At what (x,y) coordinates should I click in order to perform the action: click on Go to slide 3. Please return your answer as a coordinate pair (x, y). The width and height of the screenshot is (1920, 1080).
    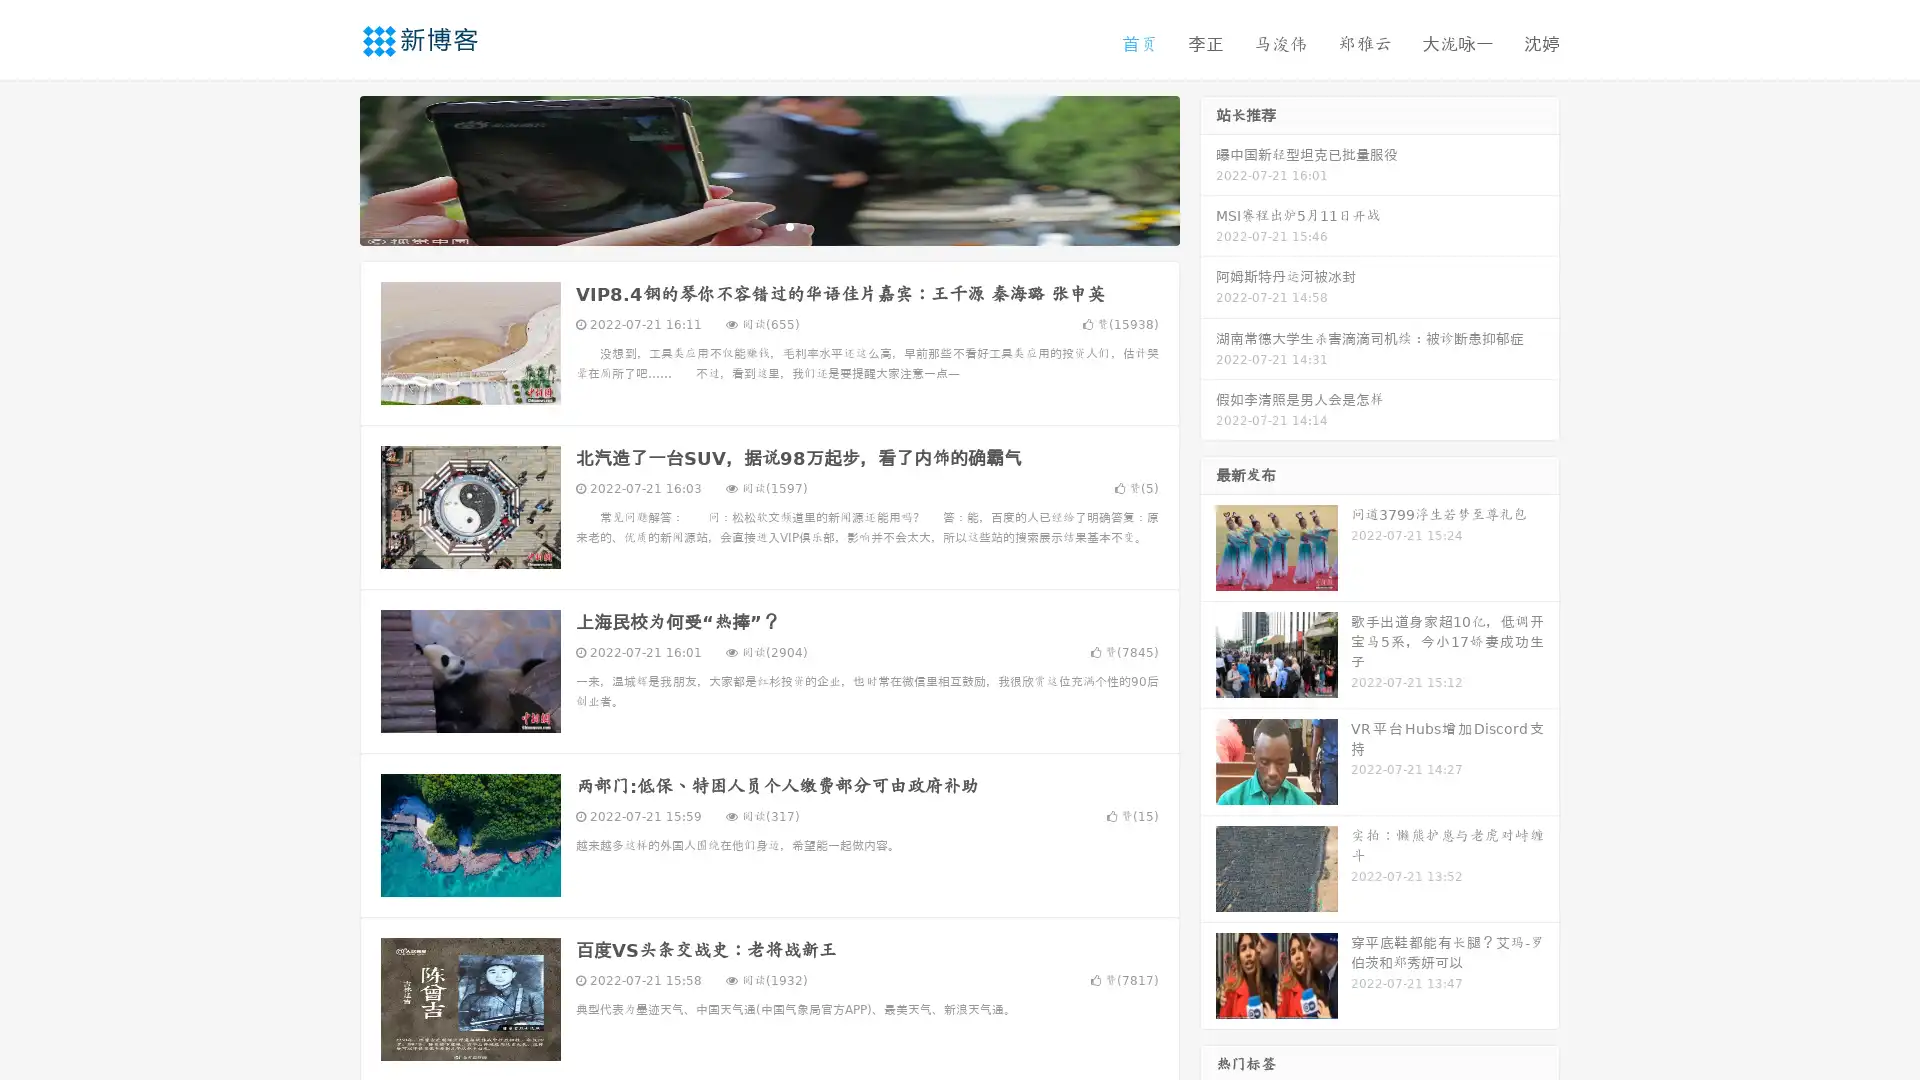
    Looking at the image, I should click on (789, 225).